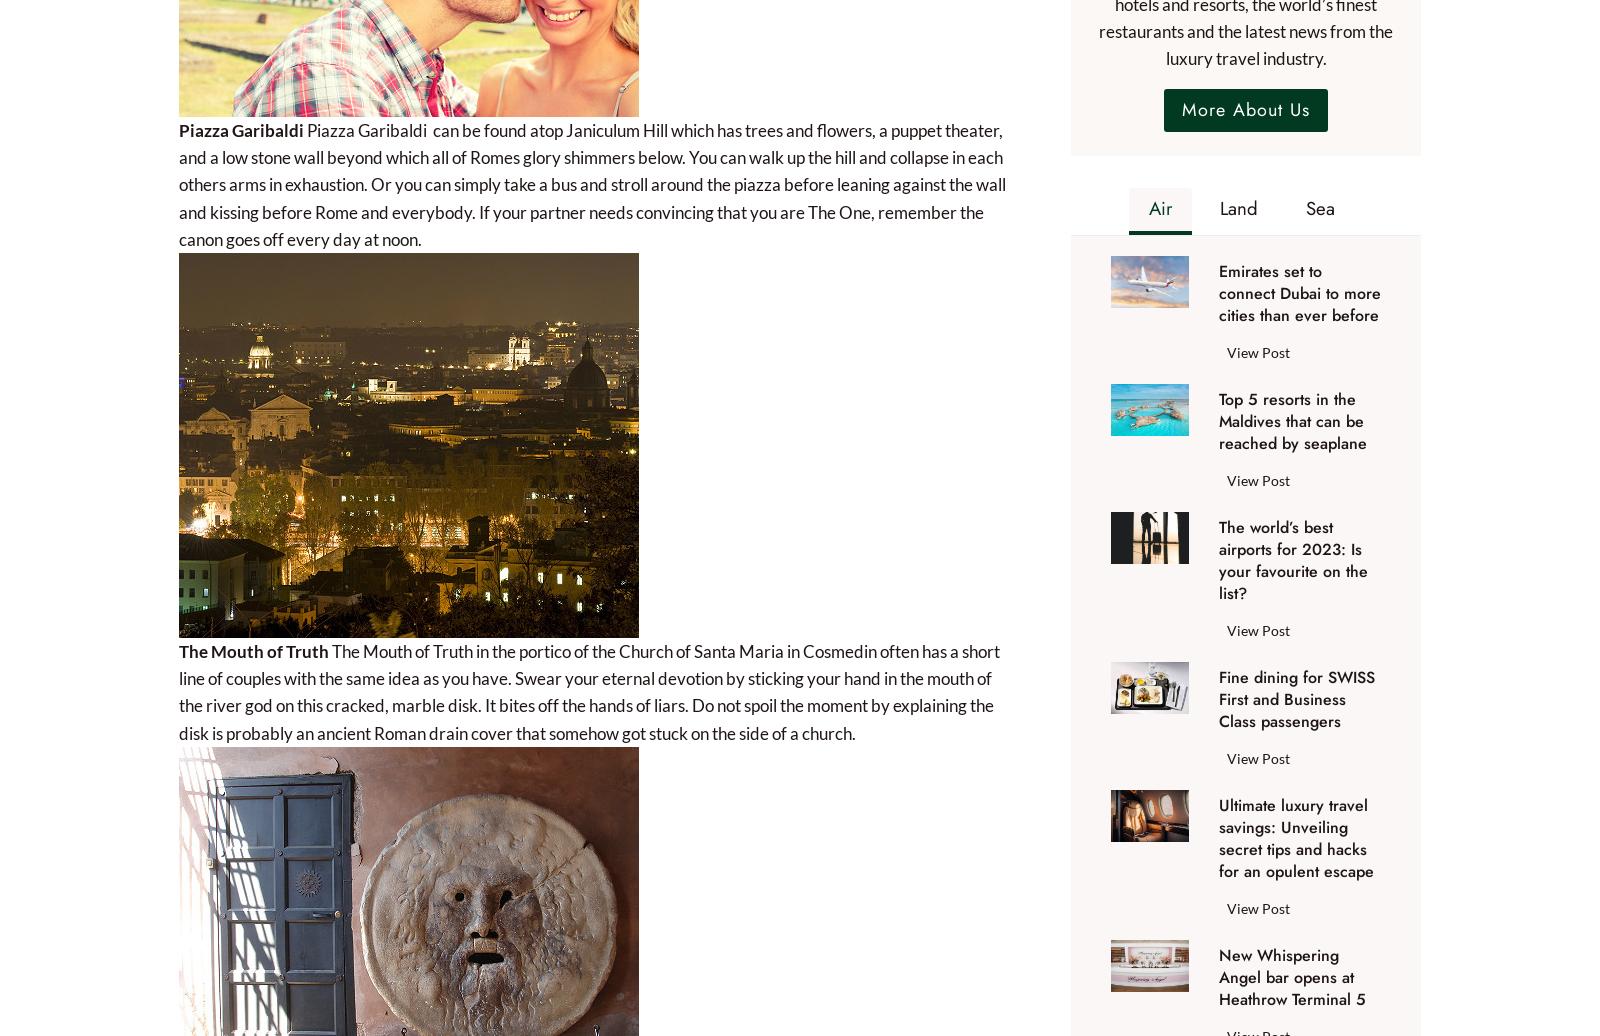 Image resolution: width=1600 pixels, height=1036 pixels. I want to click on 'Top 5 resorts in the Maldives that can be reached by seaplane', so click(1291, 420).